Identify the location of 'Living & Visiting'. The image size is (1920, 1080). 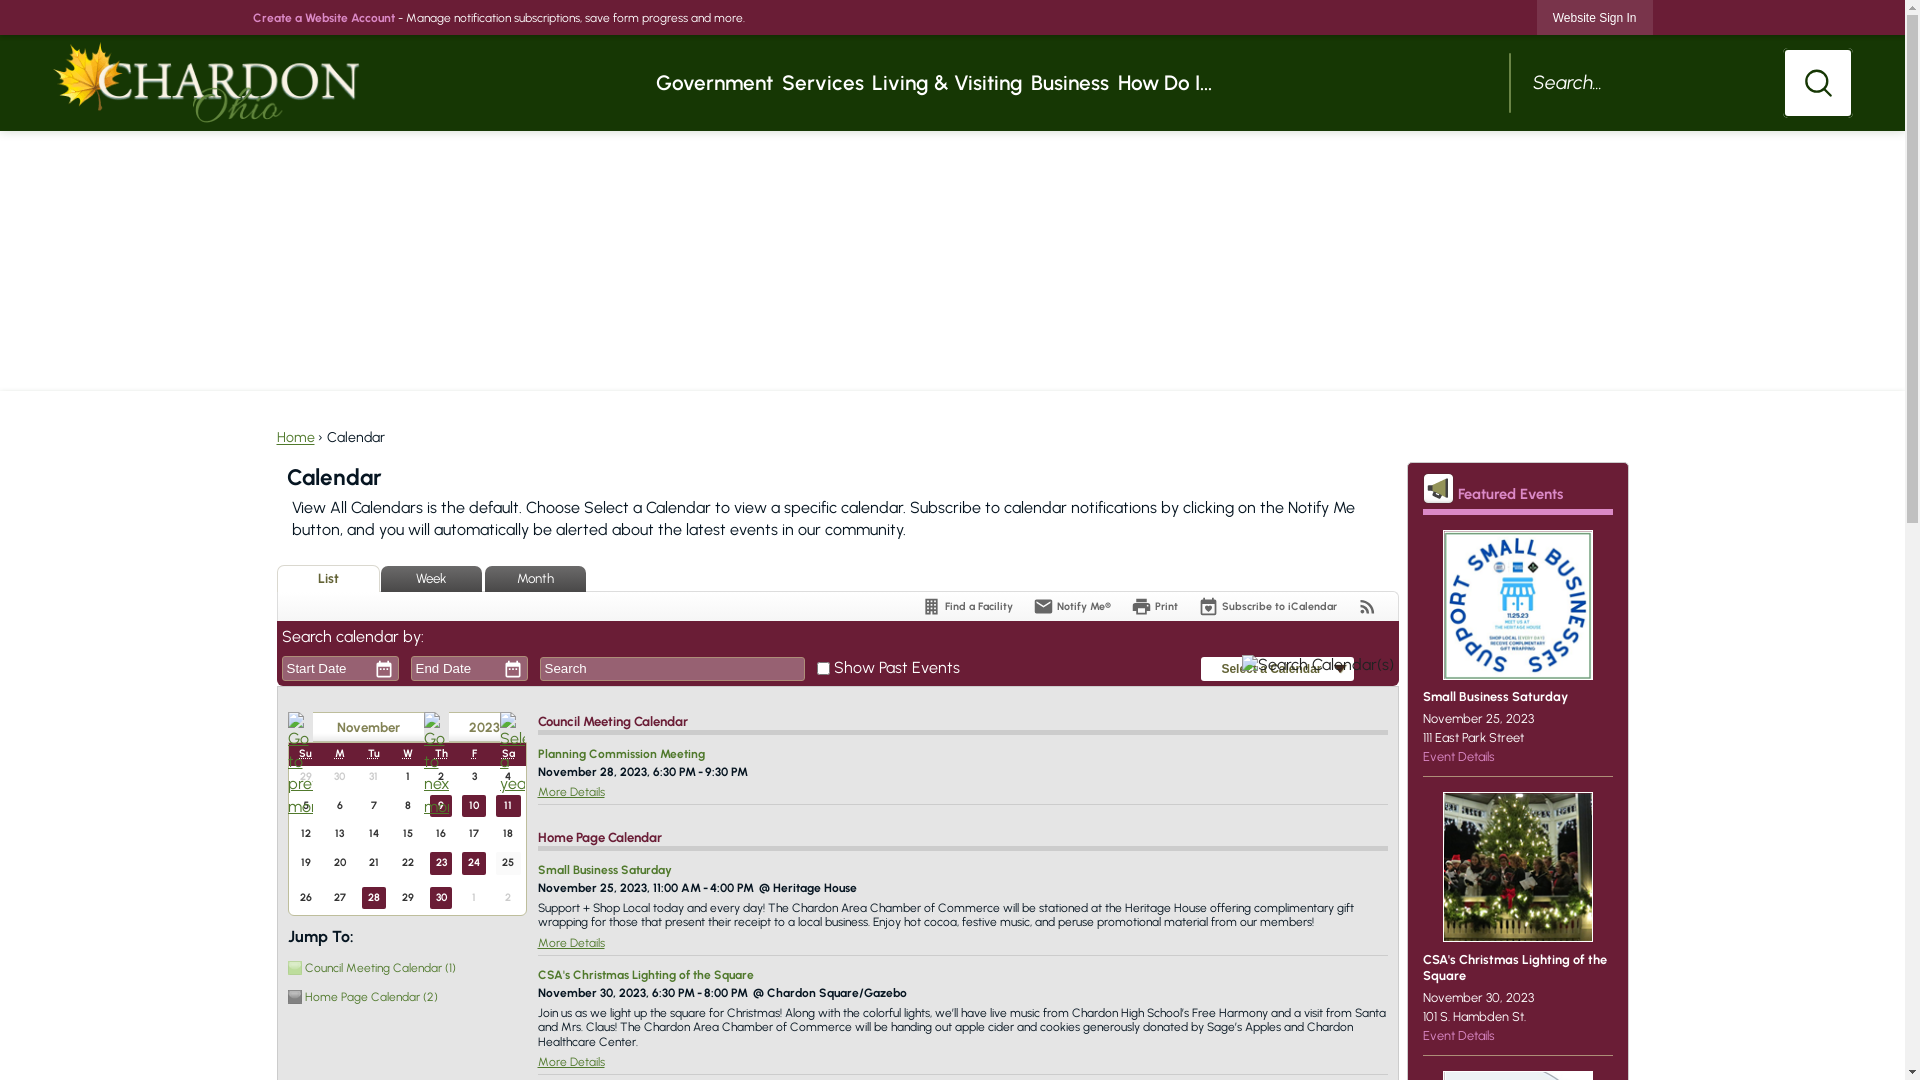
(946, 82).